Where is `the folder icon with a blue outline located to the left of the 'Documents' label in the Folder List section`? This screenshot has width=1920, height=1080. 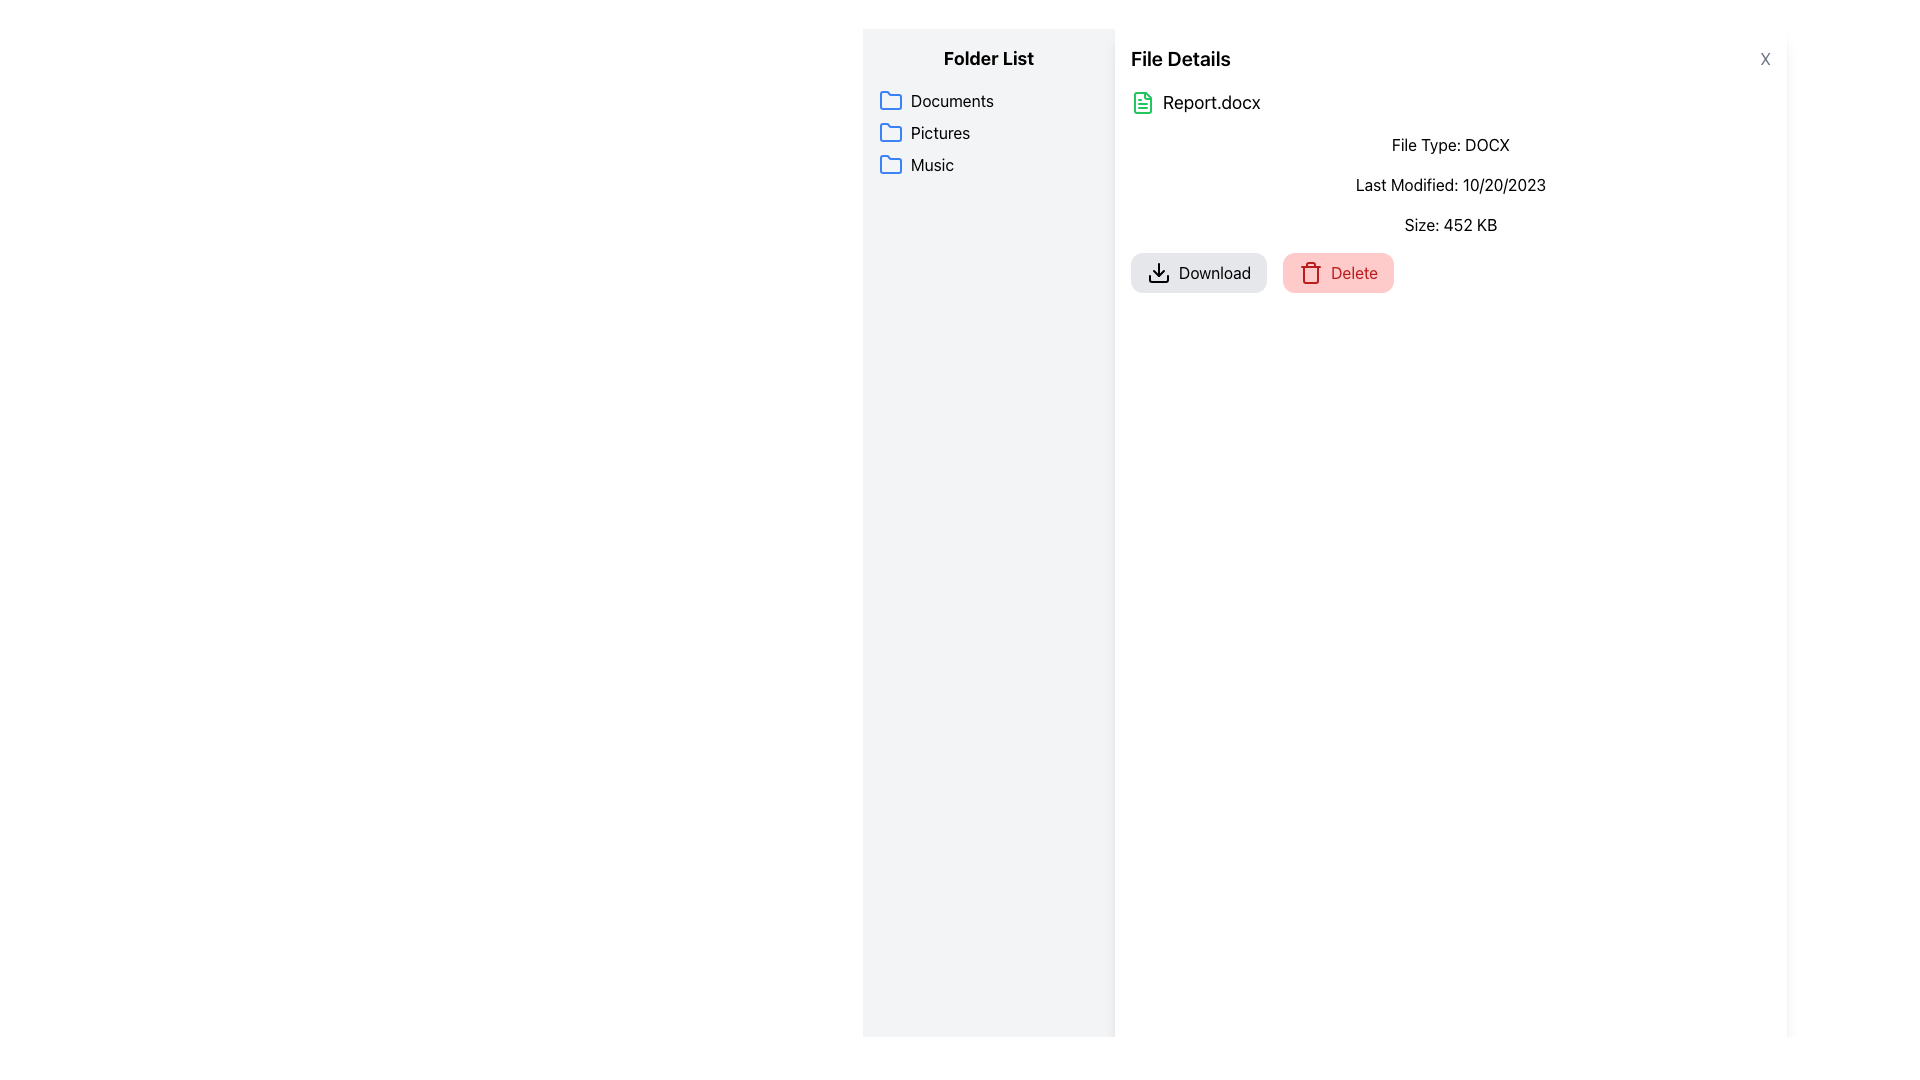
the folder icon with a blue outline located to the left of the 'Documents' label in the Folder List section is located at coordinates (890, 100).